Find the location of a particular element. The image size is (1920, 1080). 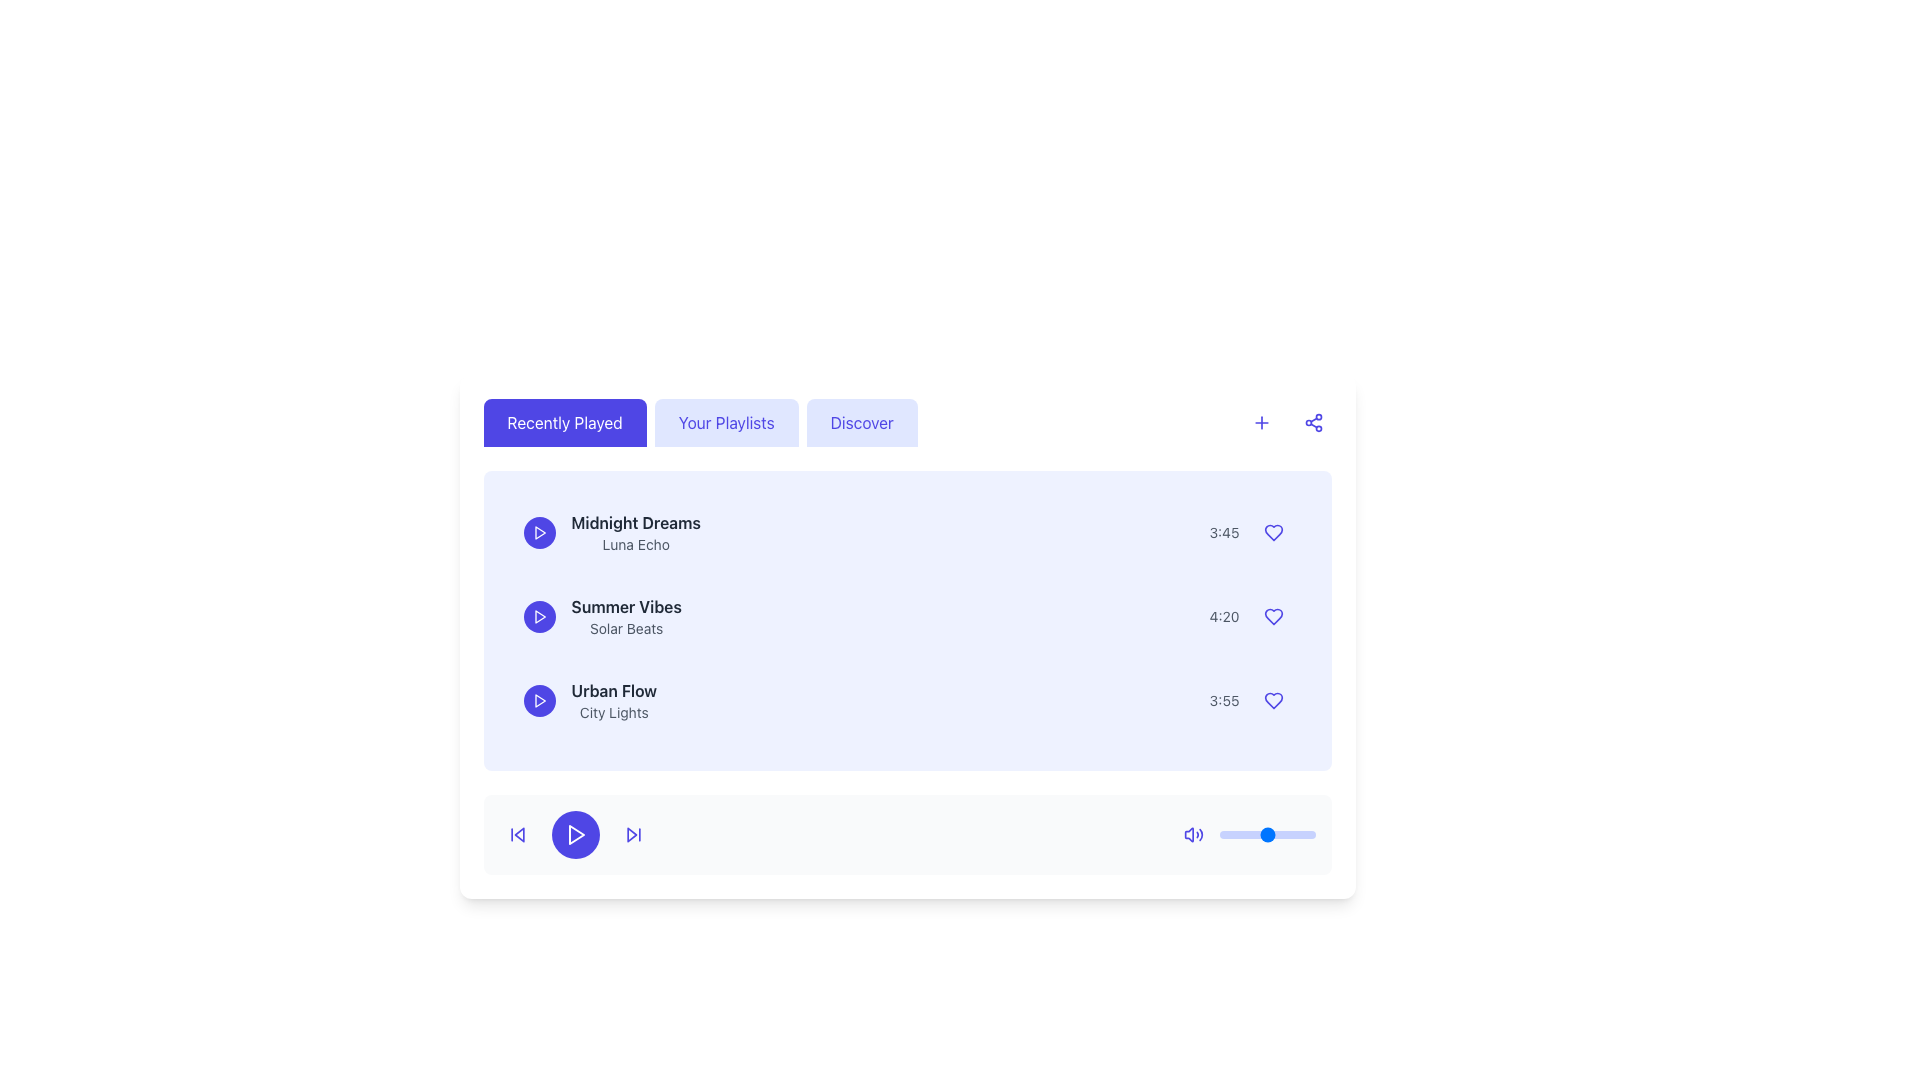

the slider is located at coordinates (1245, 834).